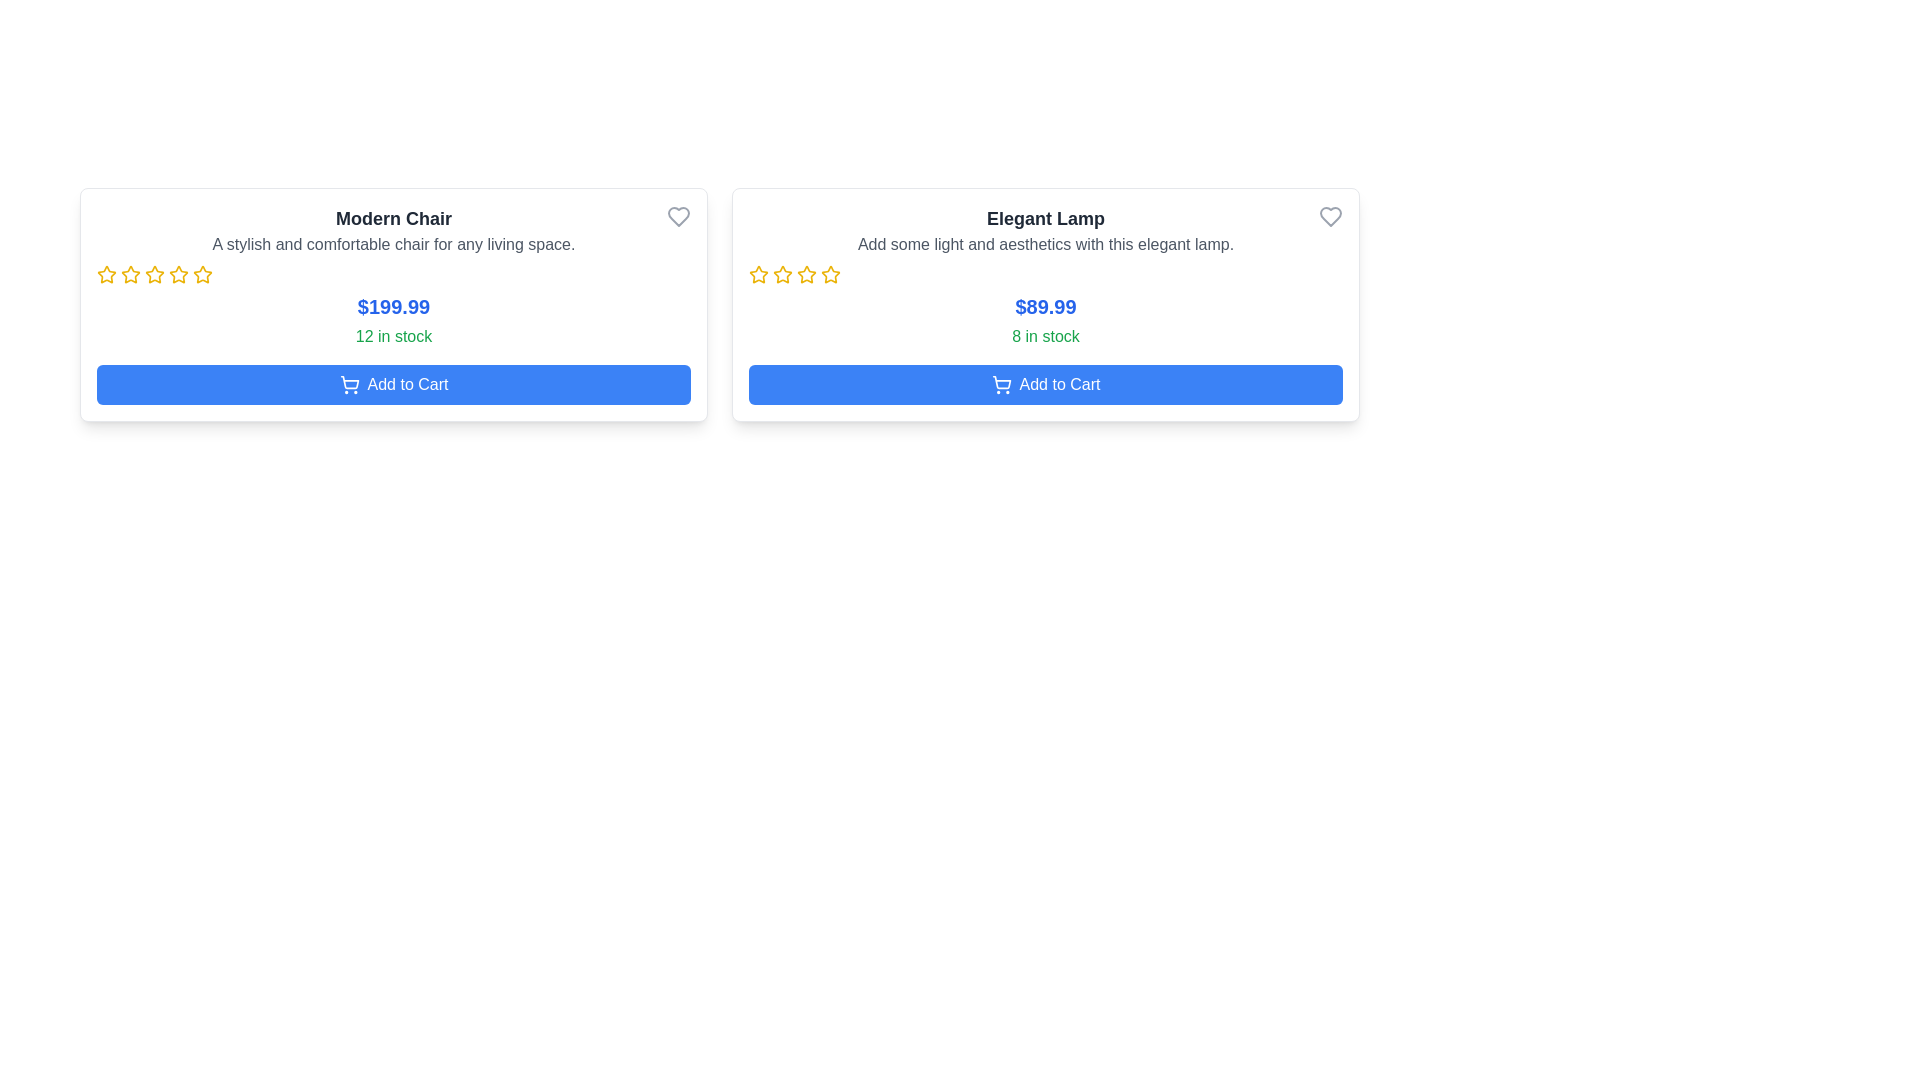  What do you see at coordinates (153, 274) in the screenshot?
I see `the fourth star icon in the rating component for the 'Modern Chair' product card to interact with the rating` at bounding box center [153, 274].